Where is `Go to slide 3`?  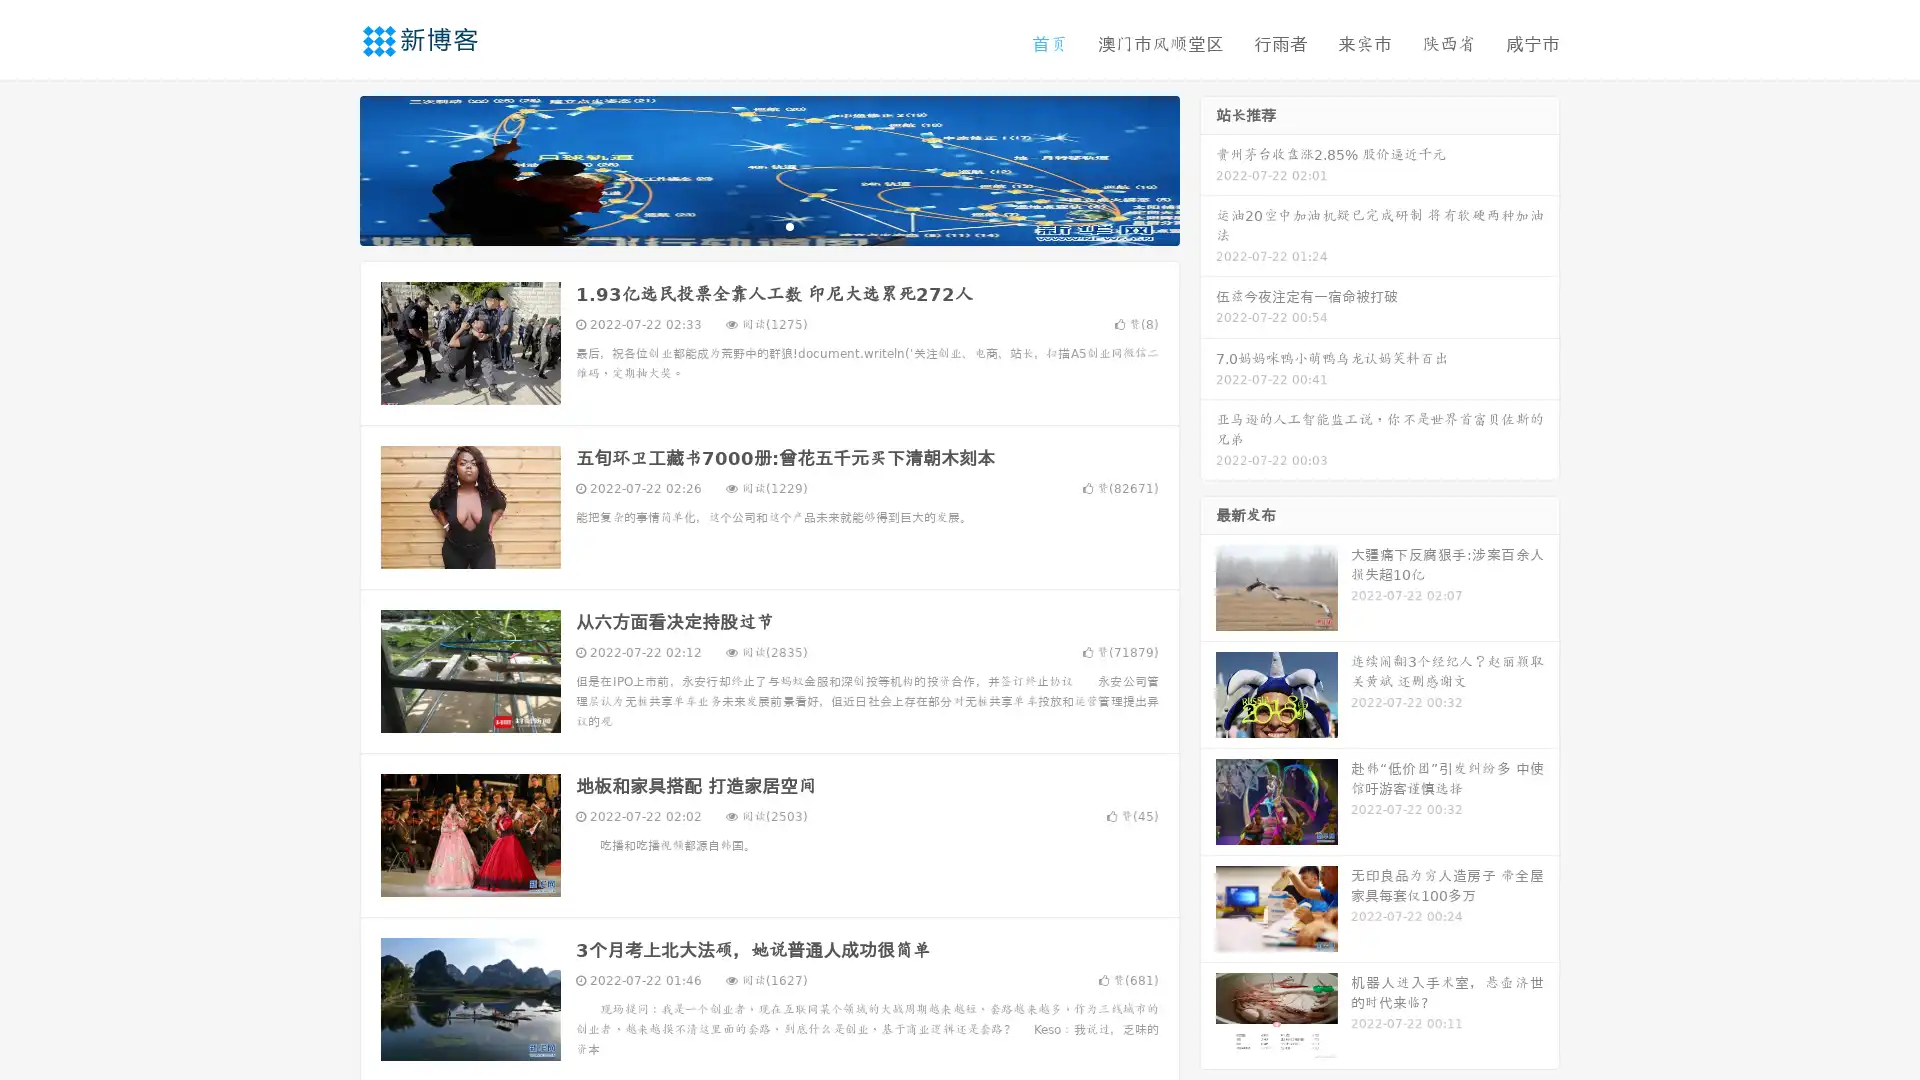
Go to slide 3 is located at coordinates (789, 225).